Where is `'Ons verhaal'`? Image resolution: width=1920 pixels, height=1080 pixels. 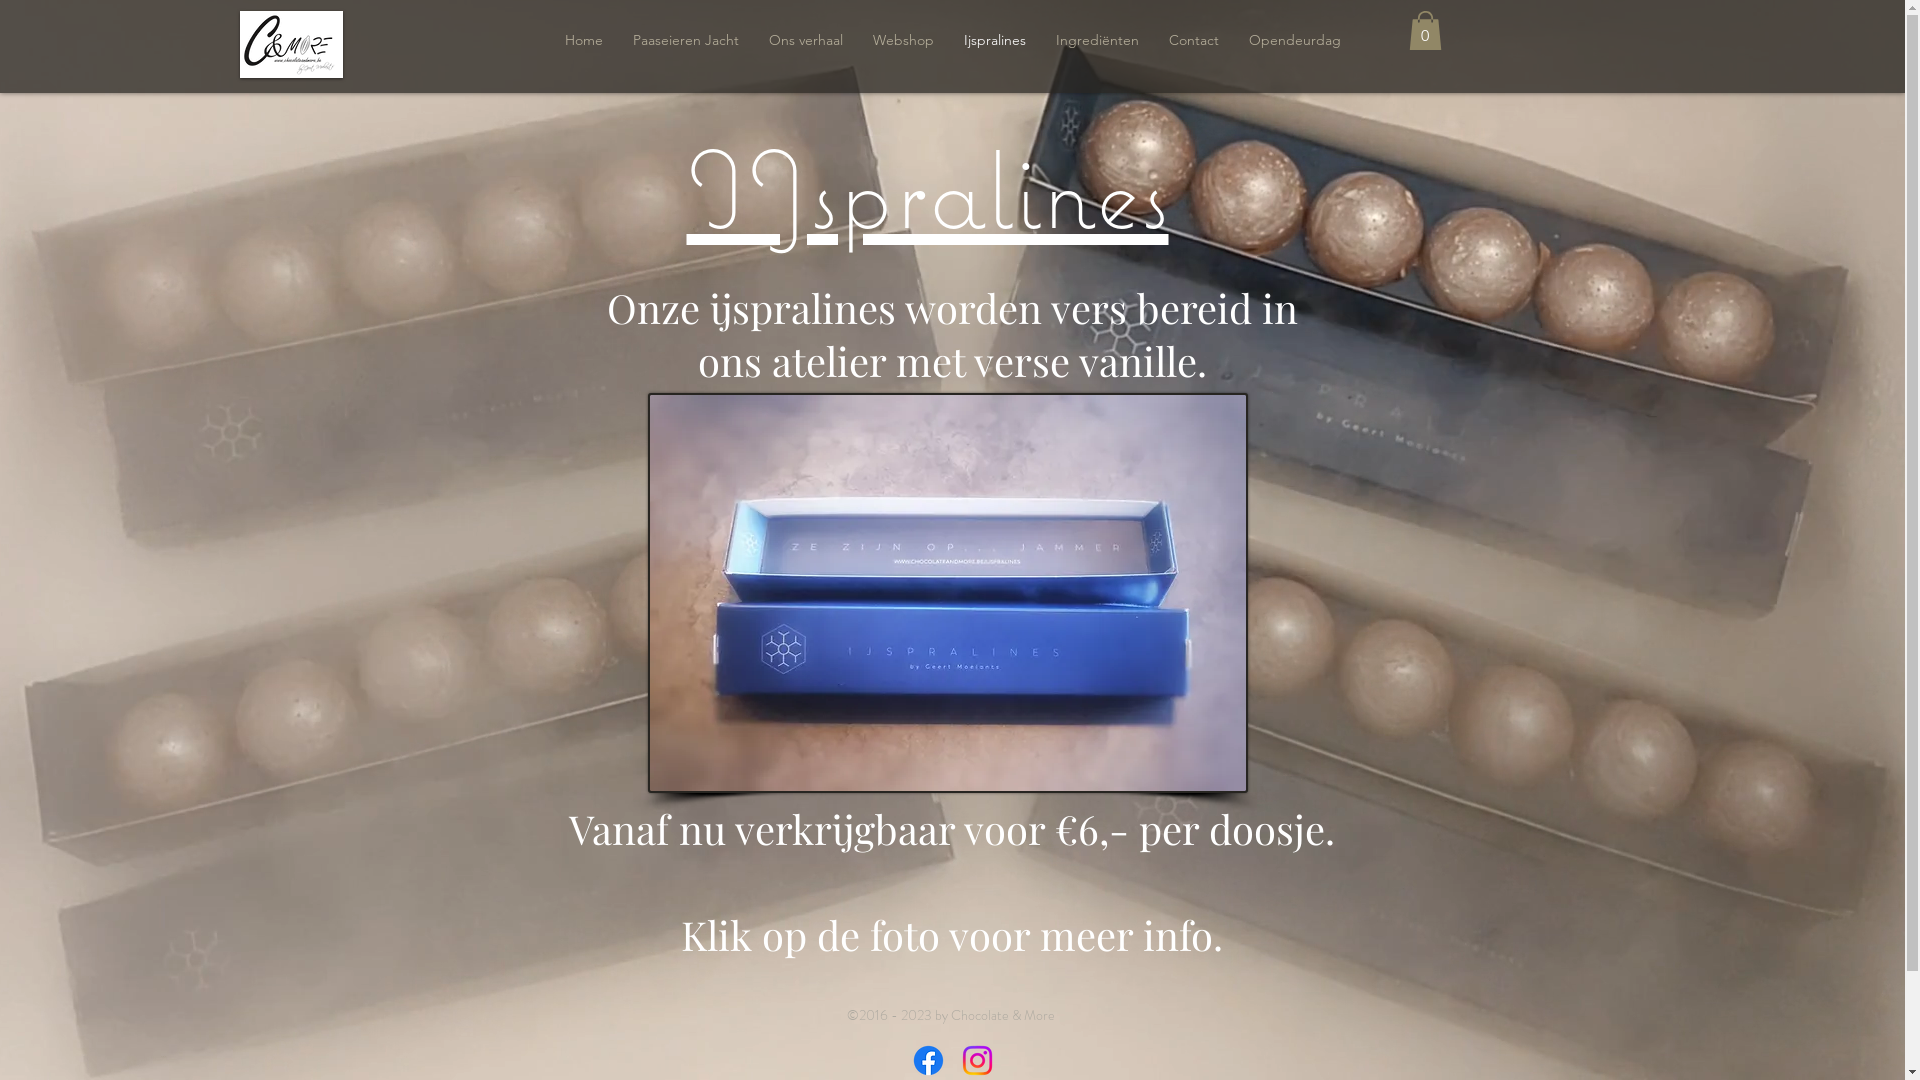
'Ons verhaal' is located at coordinates (806, 39).